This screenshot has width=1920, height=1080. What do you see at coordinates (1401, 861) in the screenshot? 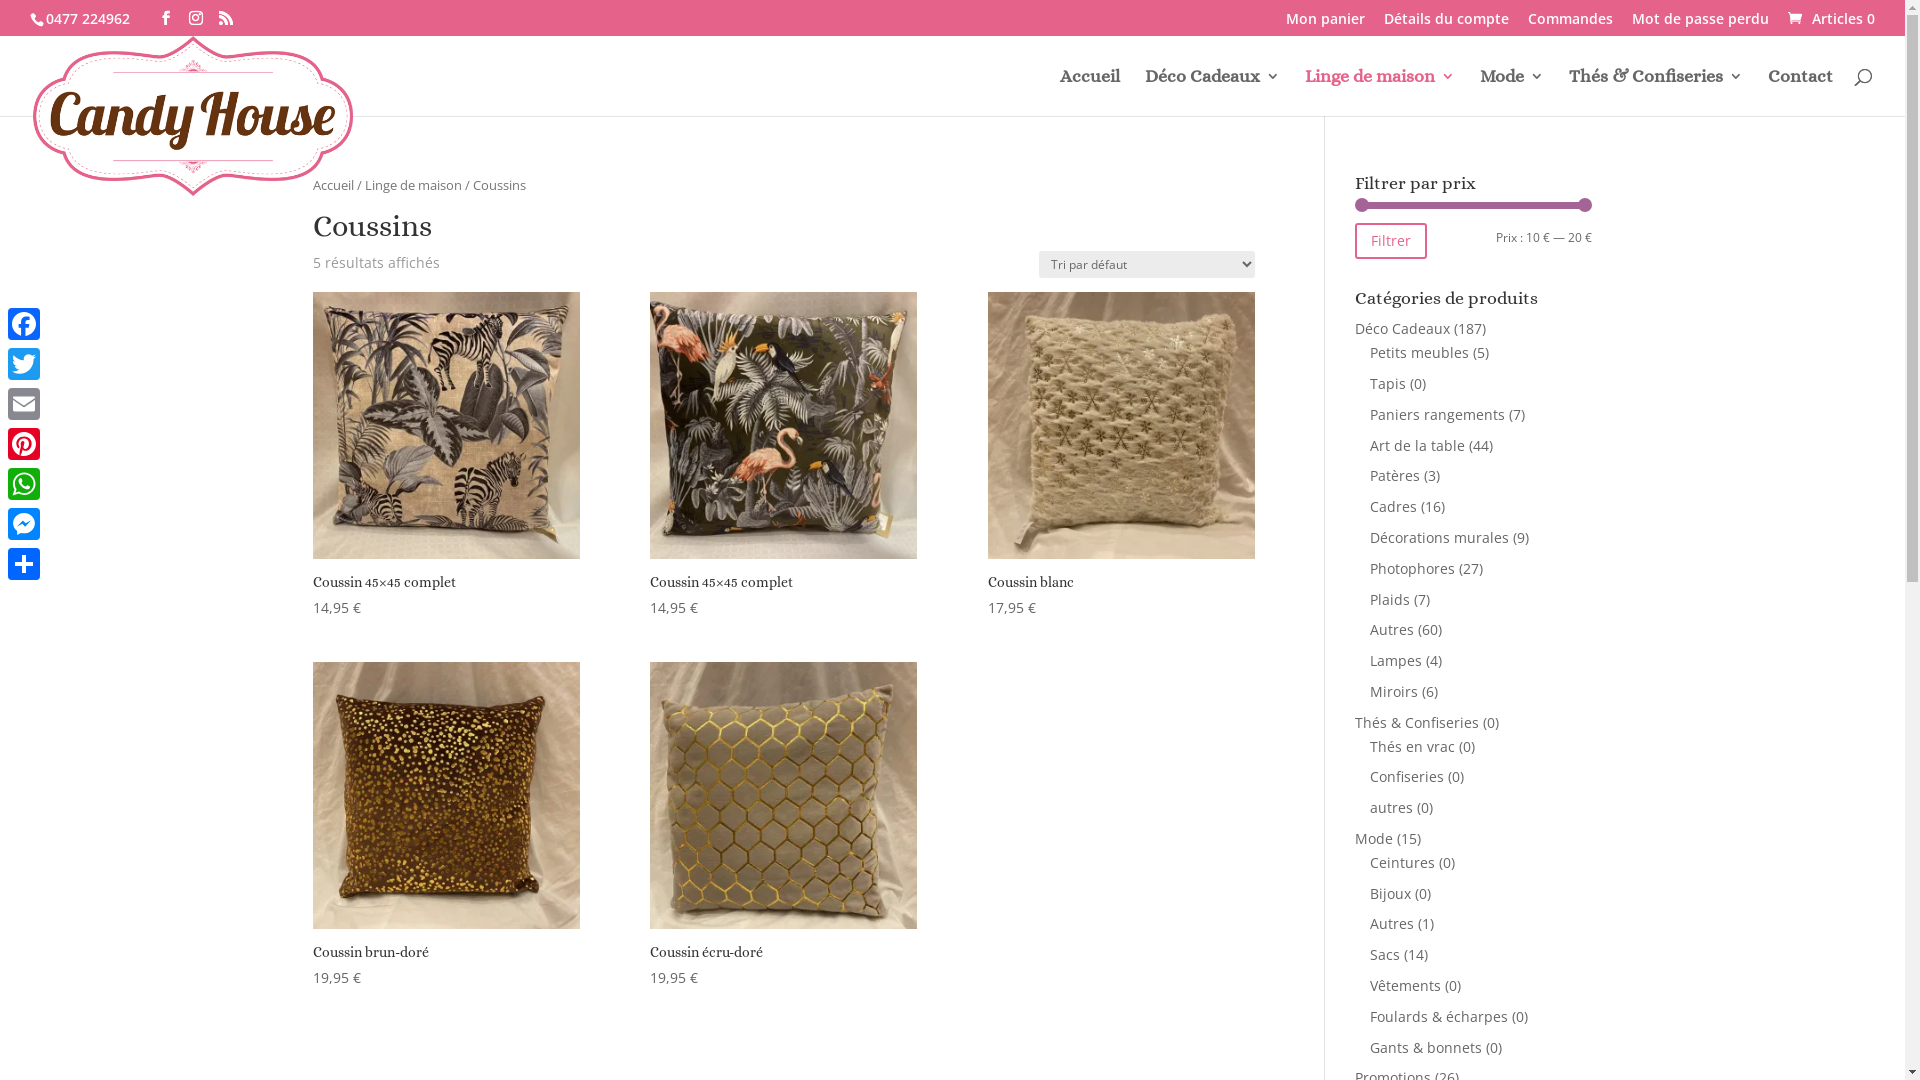
I see `'Ceintures'` at bounding box center [1401, 861].